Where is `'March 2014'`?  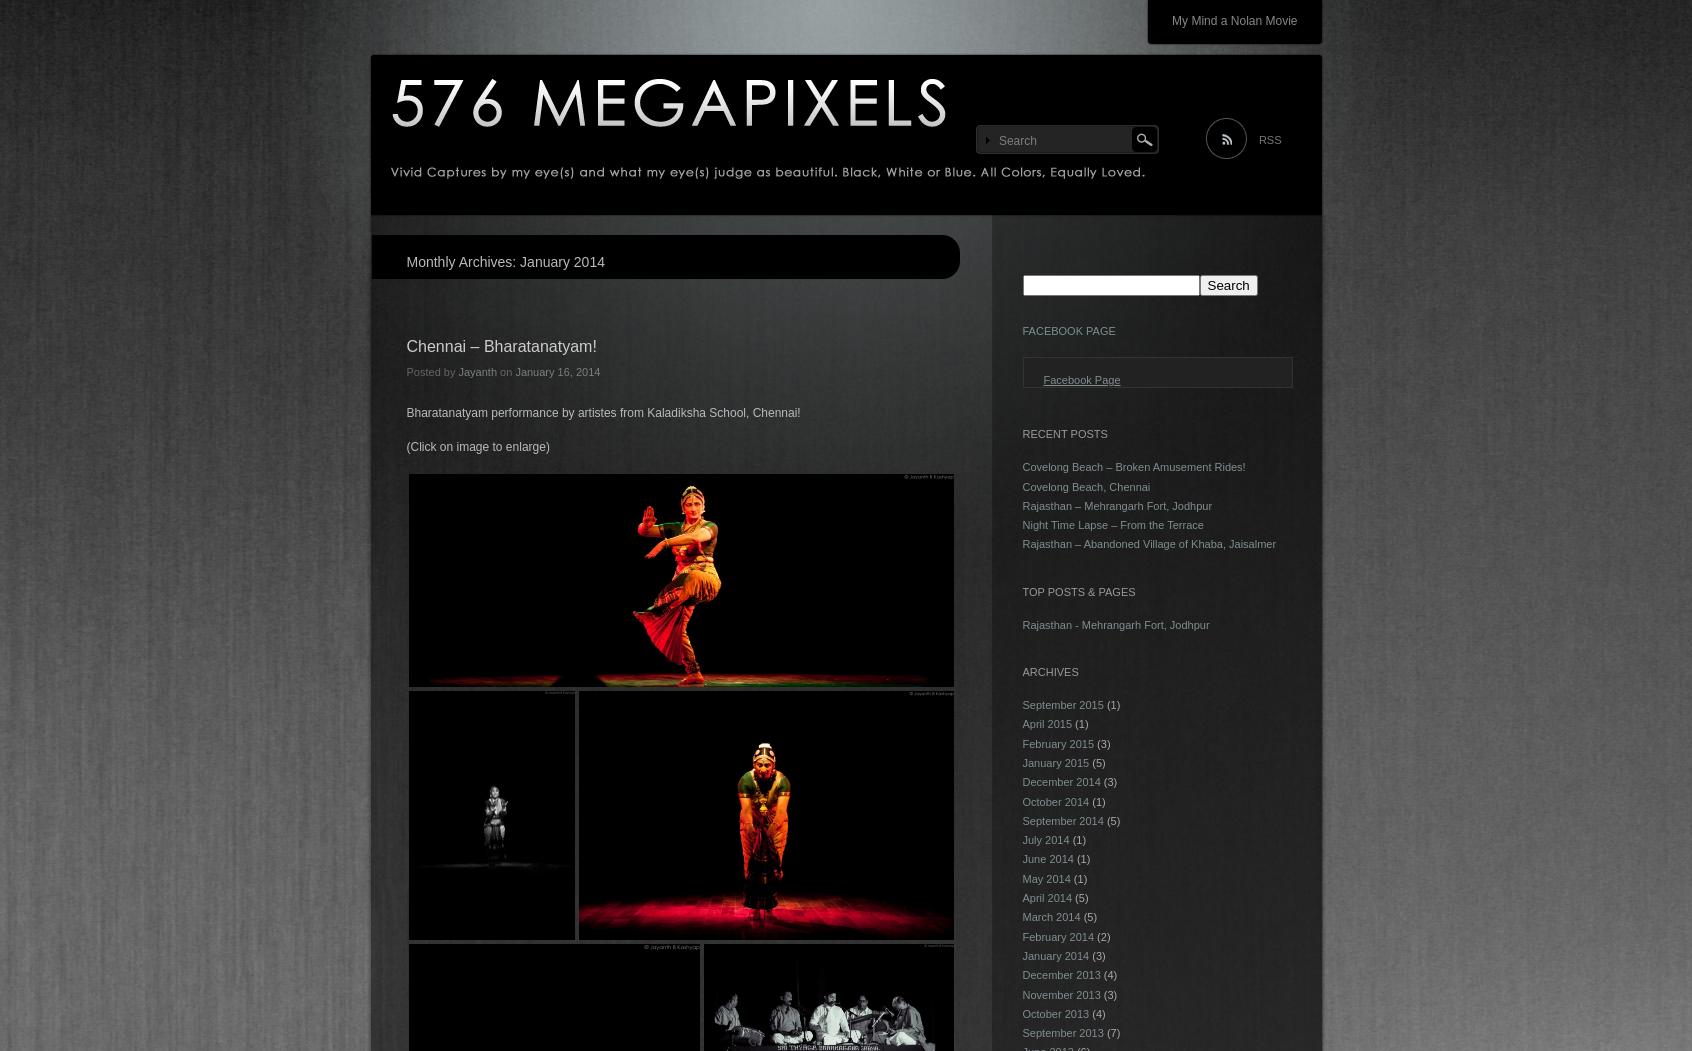
'March 2014' is located at coordinates (1050, 916).